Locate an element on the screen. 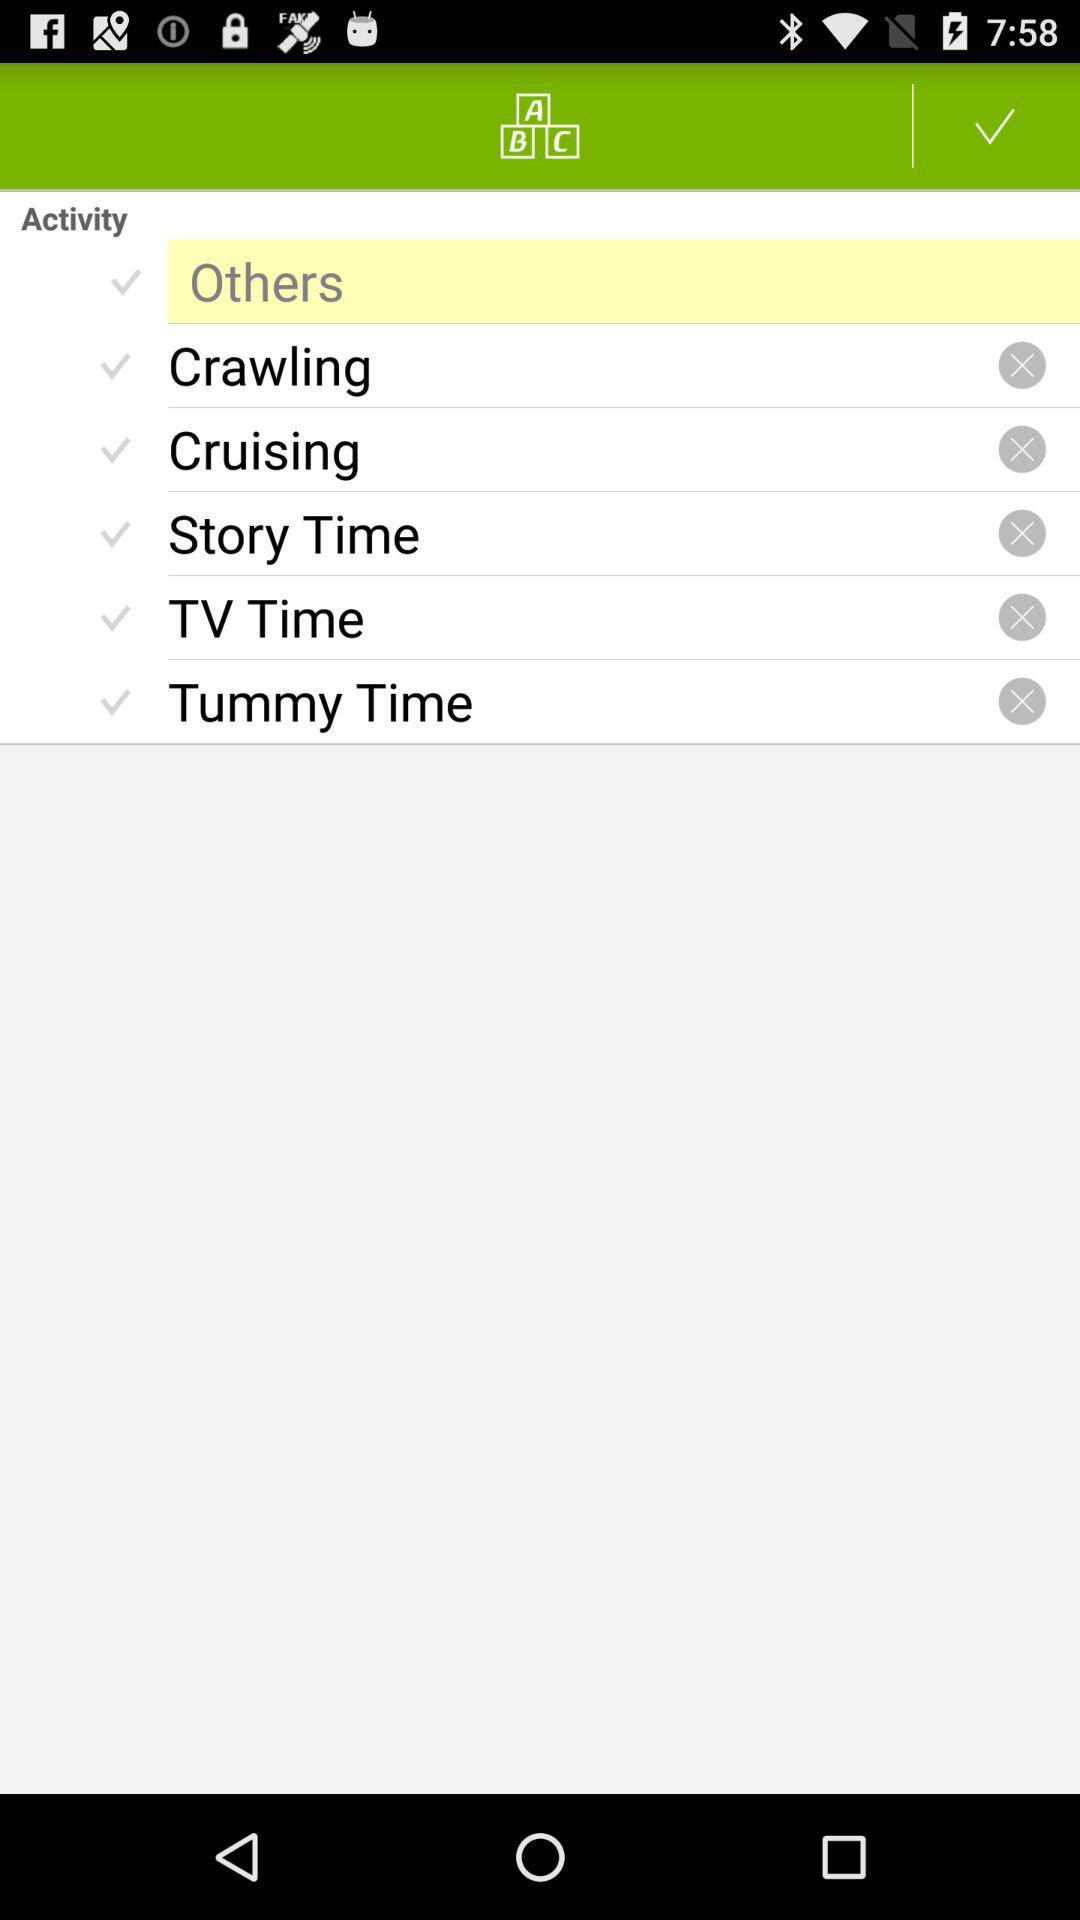 The image size is (1080, 1920). delete is located at coordinates (1022, 448).